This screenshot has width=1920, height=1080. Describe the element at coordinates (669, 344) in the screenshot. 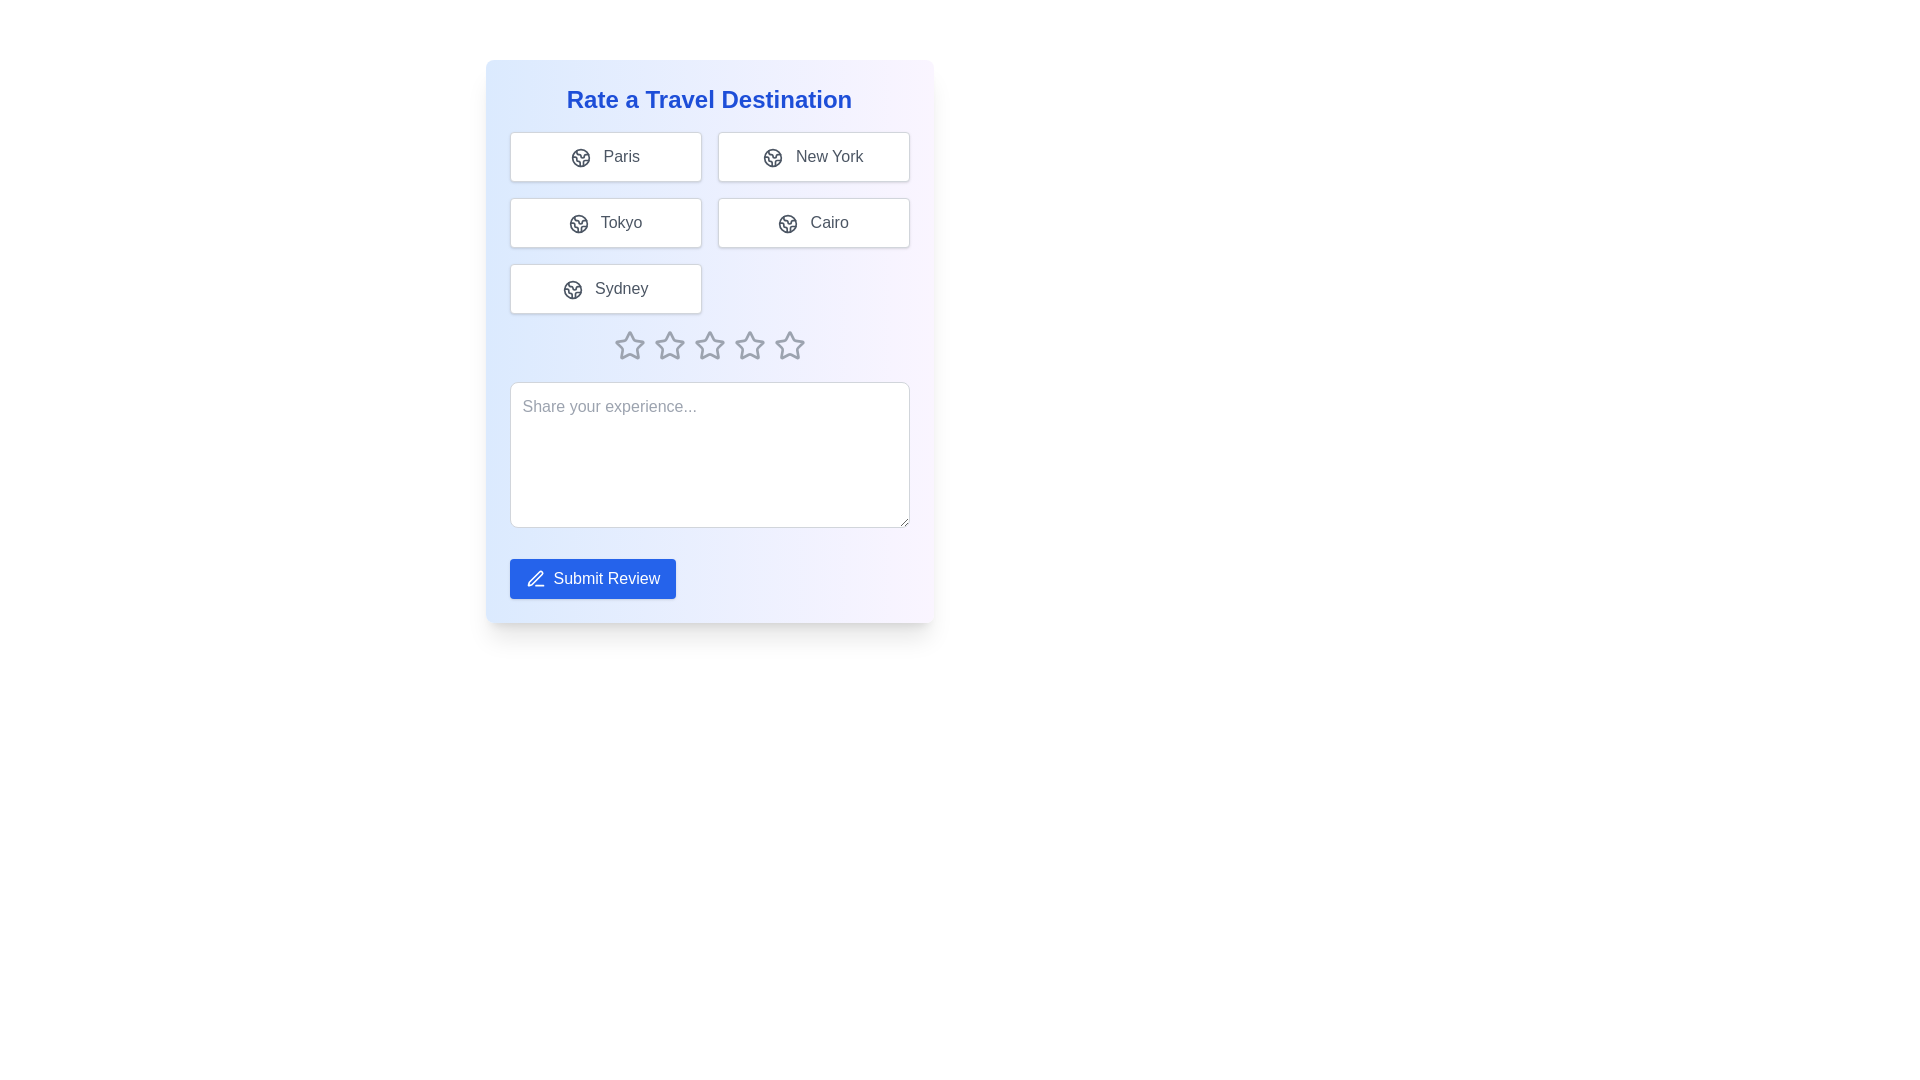

I see `the second star-shaped icon with a gray outline` at that location.